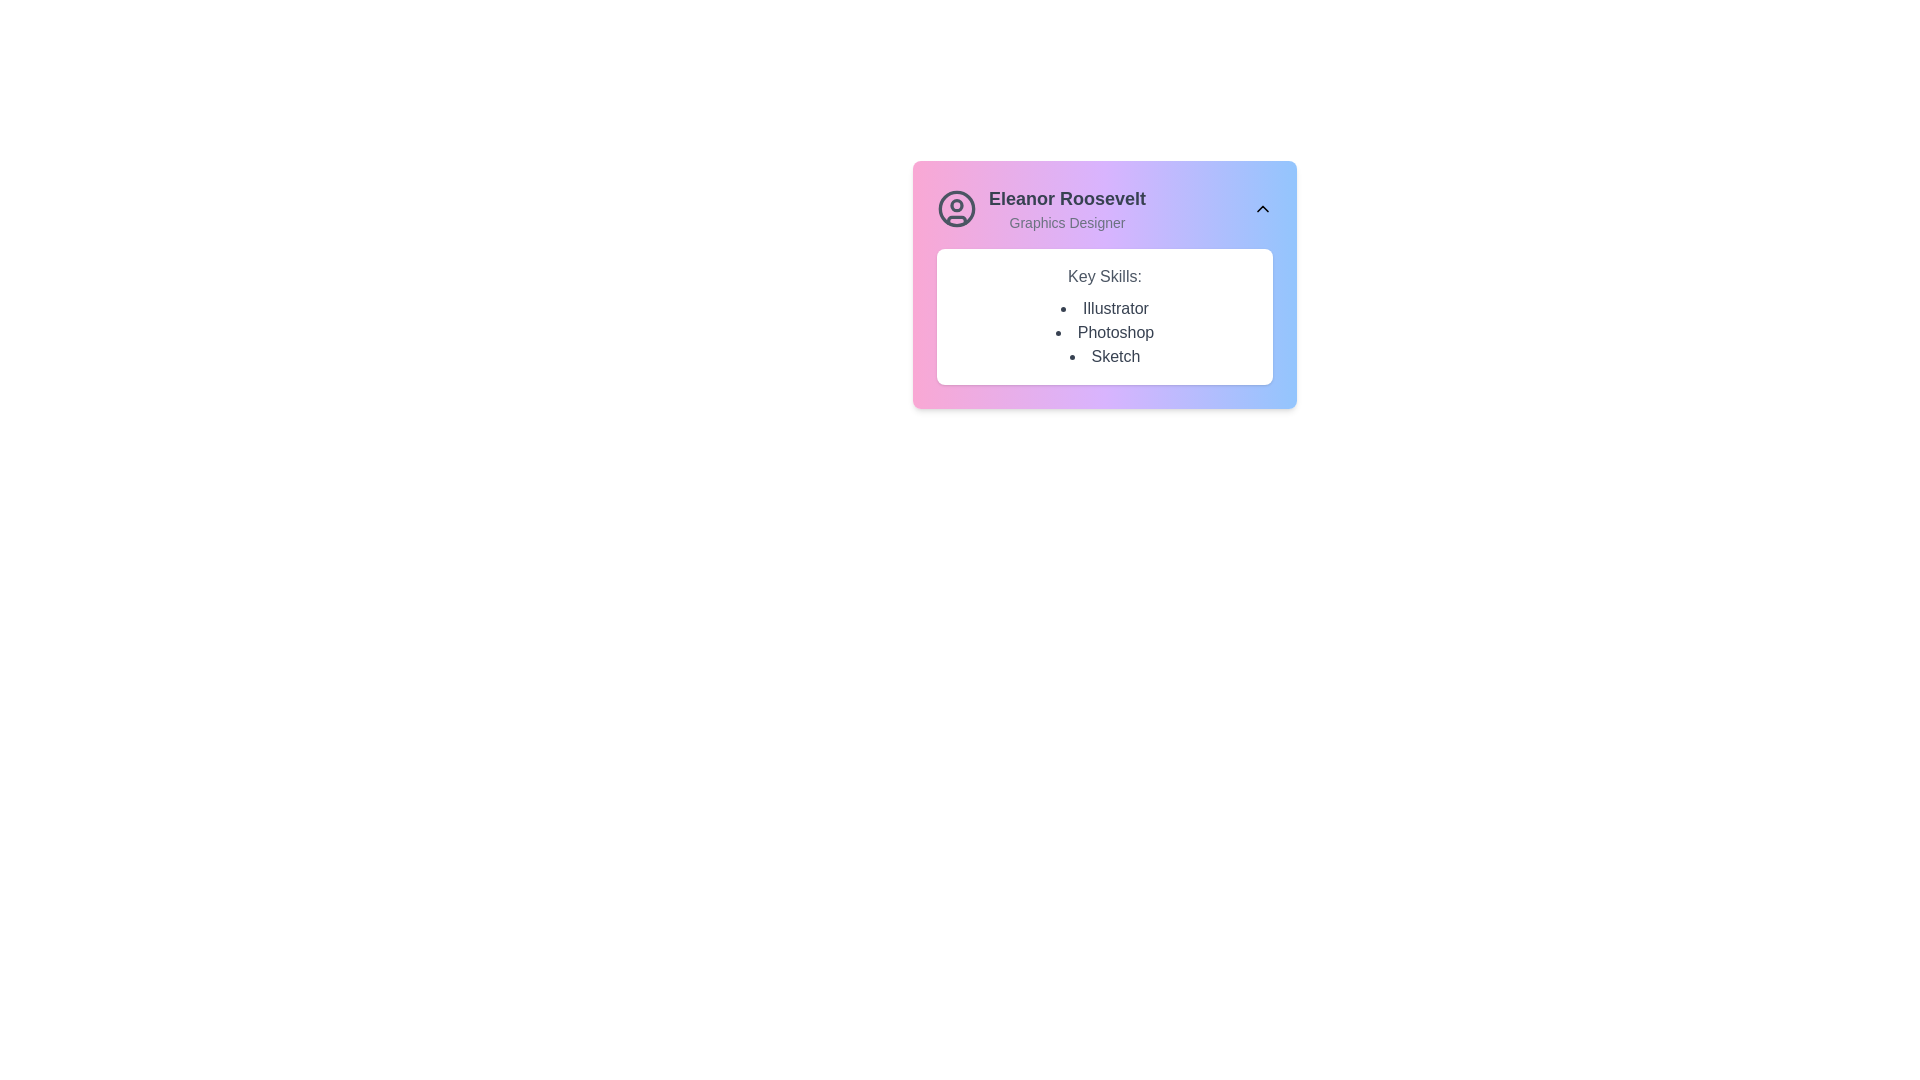 This screenshot has height=1080, width=1920. I want to click on the interactive button located at the top-right corner of the card containing 'Eleanor Roosevelt' and 'Graphics Designer' to trigger a tooltip or effect, so click(1261, 208).